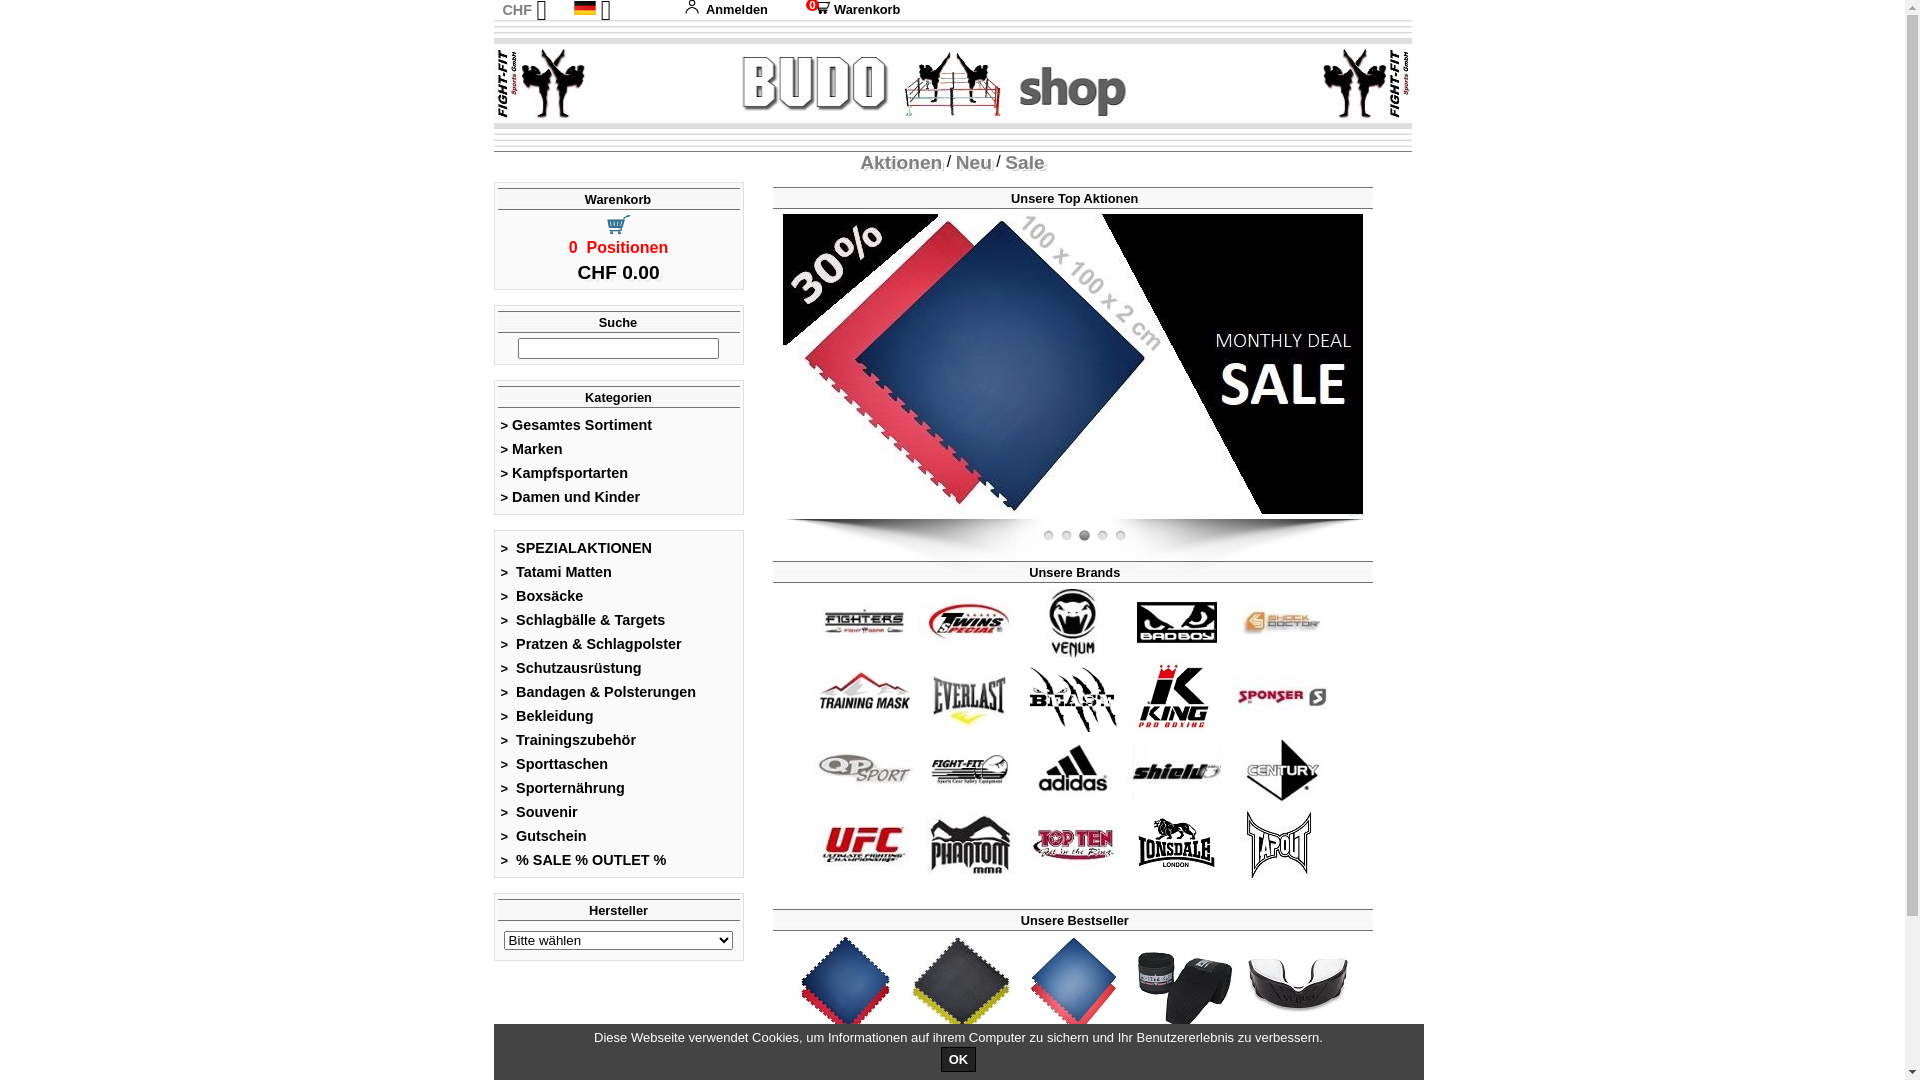 The image size is (1920, 1080). I want to click on '>  Gutschein', so click(543, 836).